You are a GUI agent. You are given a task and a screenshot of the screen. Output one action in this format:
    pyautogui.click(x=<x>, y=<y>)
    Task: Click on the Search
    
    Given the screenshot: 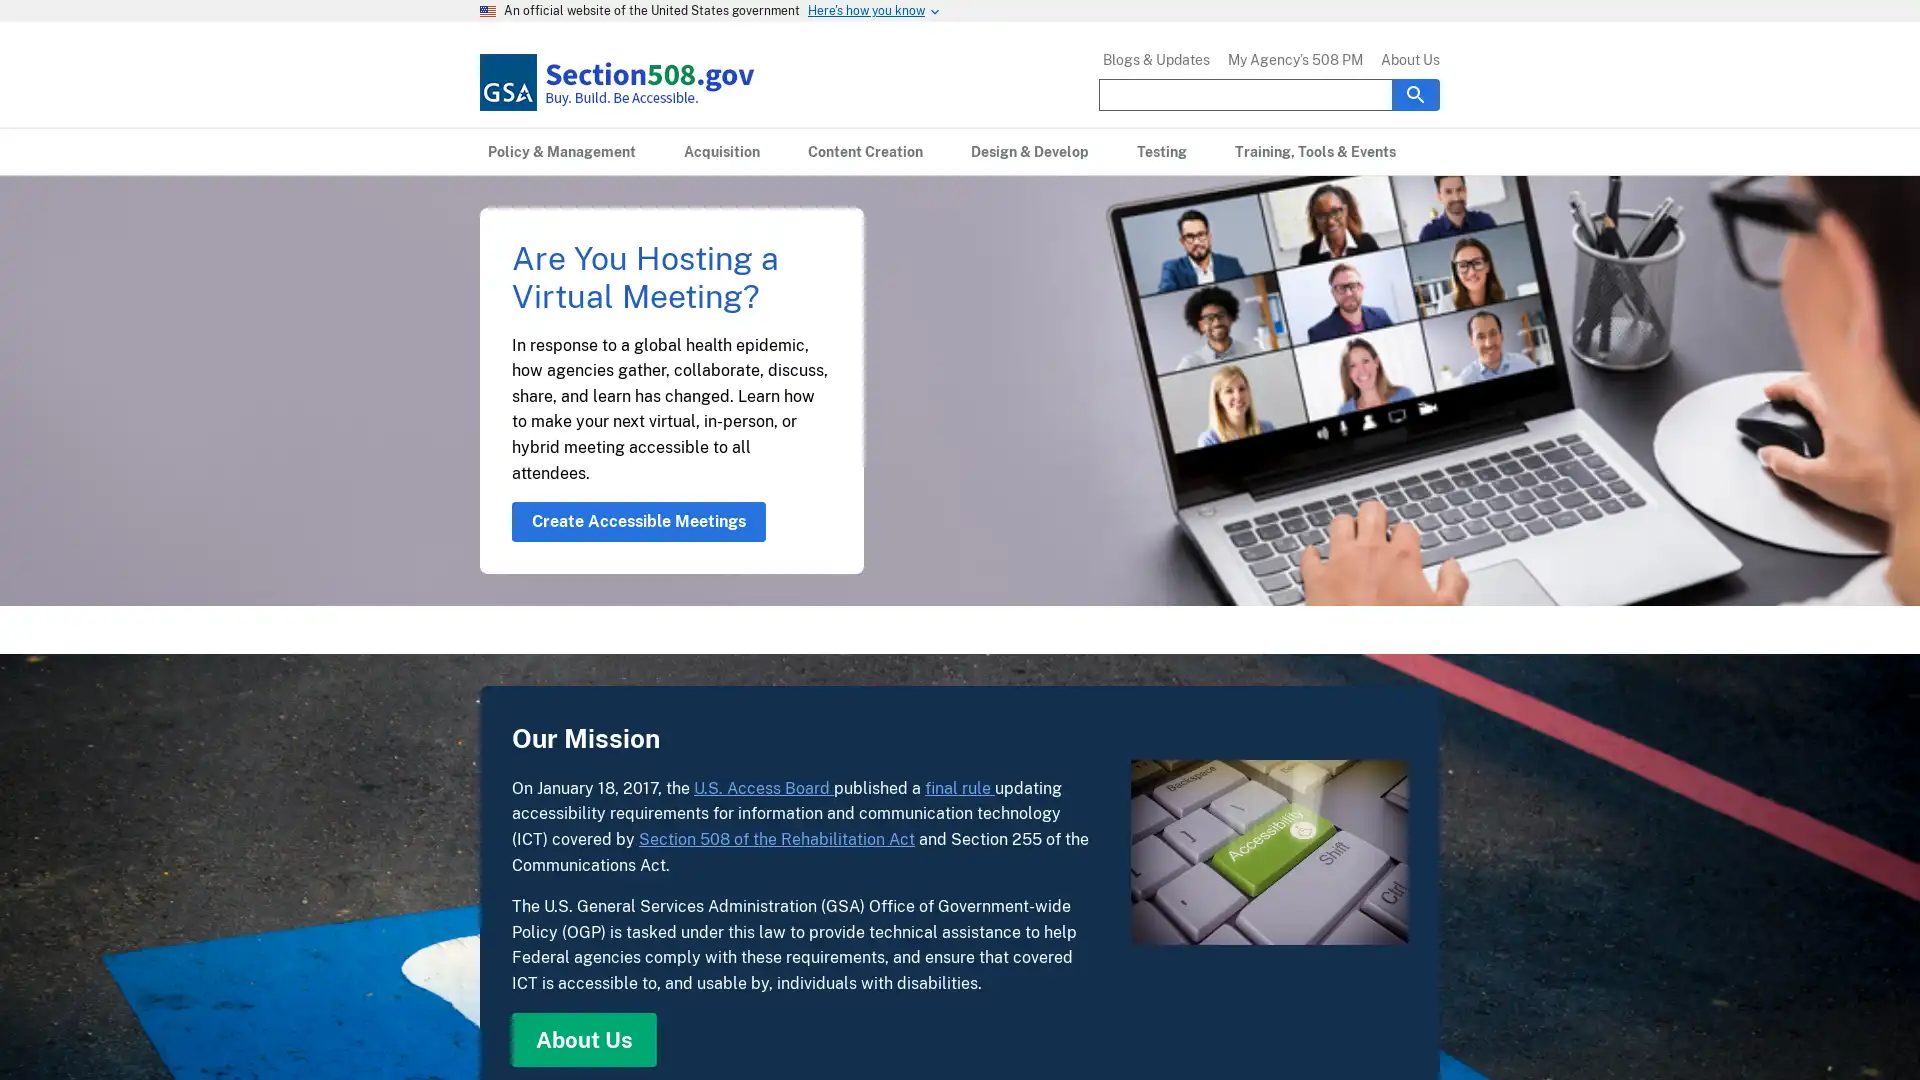 What is the action you would take?
    pyautogui.click(x=1415, y=93)
    